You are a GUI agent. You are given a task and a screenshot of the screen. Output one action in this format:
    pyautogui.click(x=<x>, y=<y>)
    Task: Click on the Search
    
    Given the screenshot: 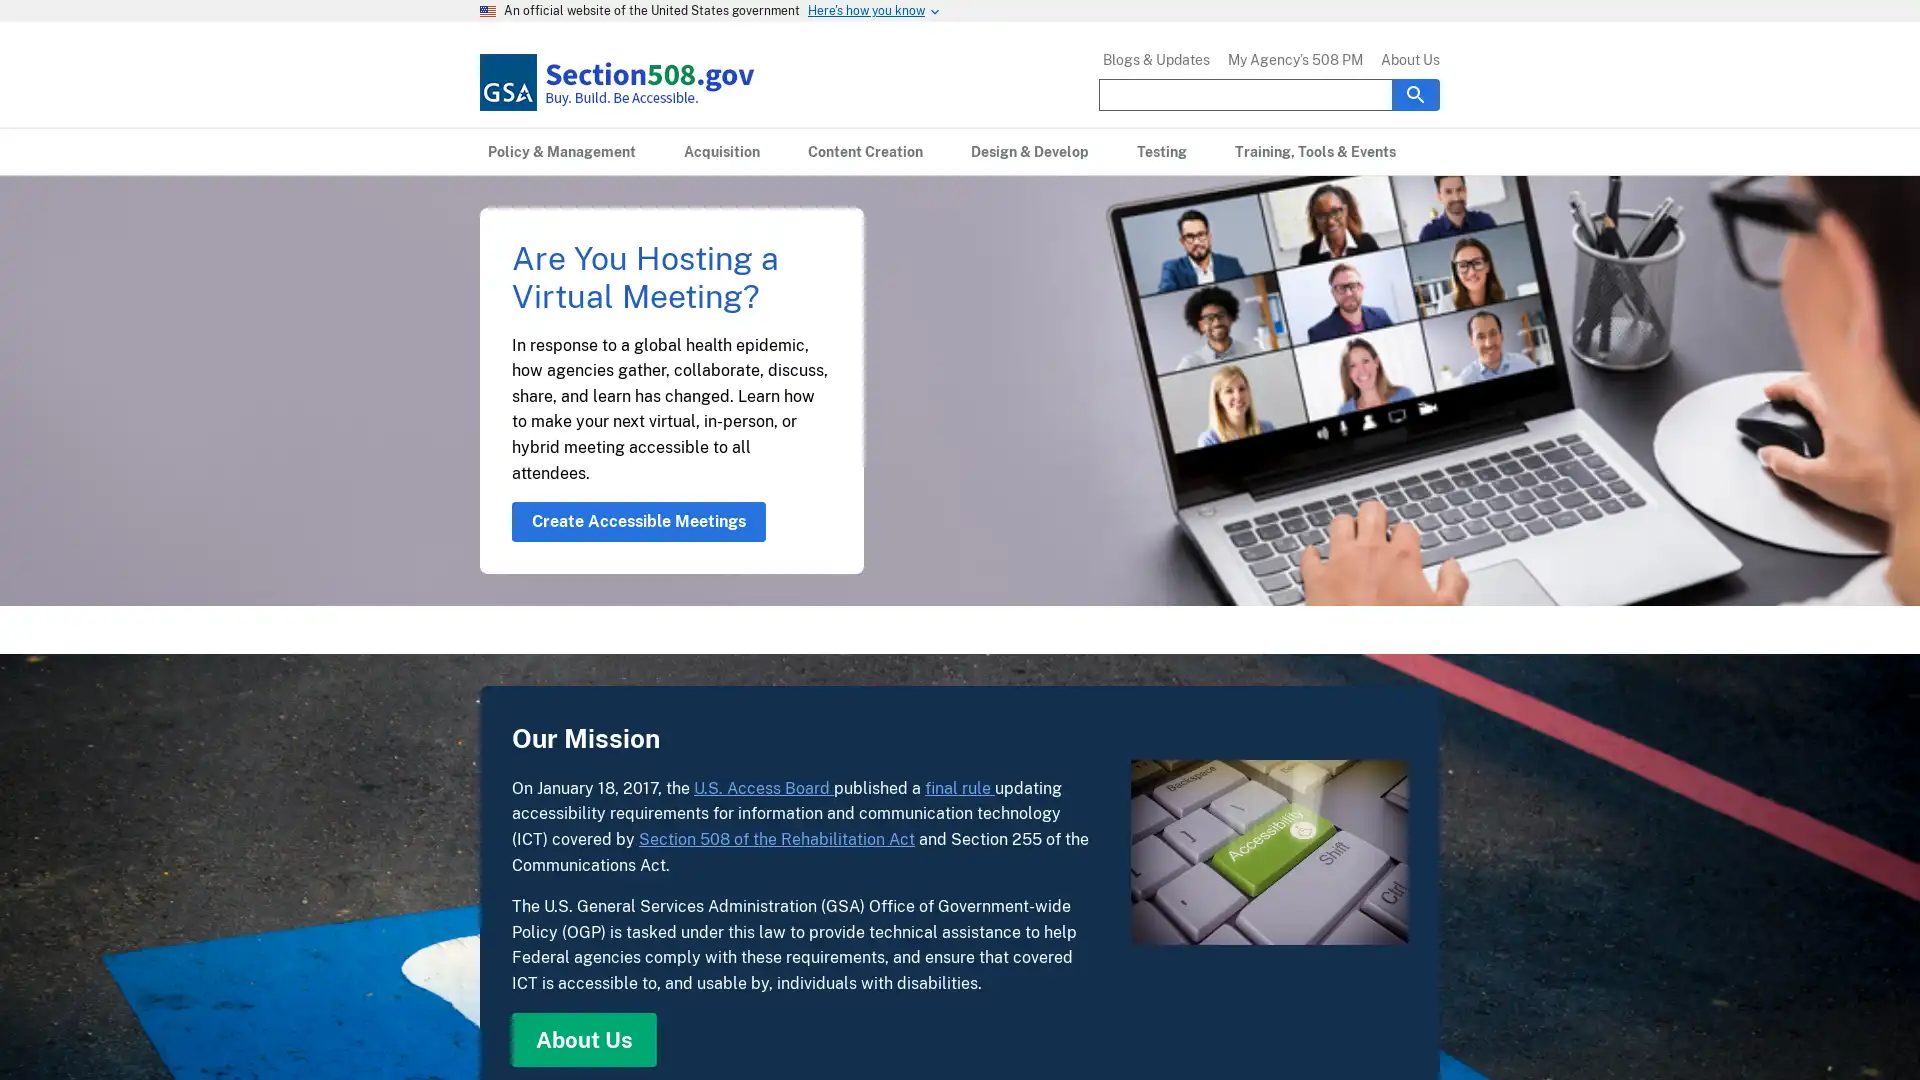 What is the action you would take?
    pyautogui.click(x=1415, y=93)
    